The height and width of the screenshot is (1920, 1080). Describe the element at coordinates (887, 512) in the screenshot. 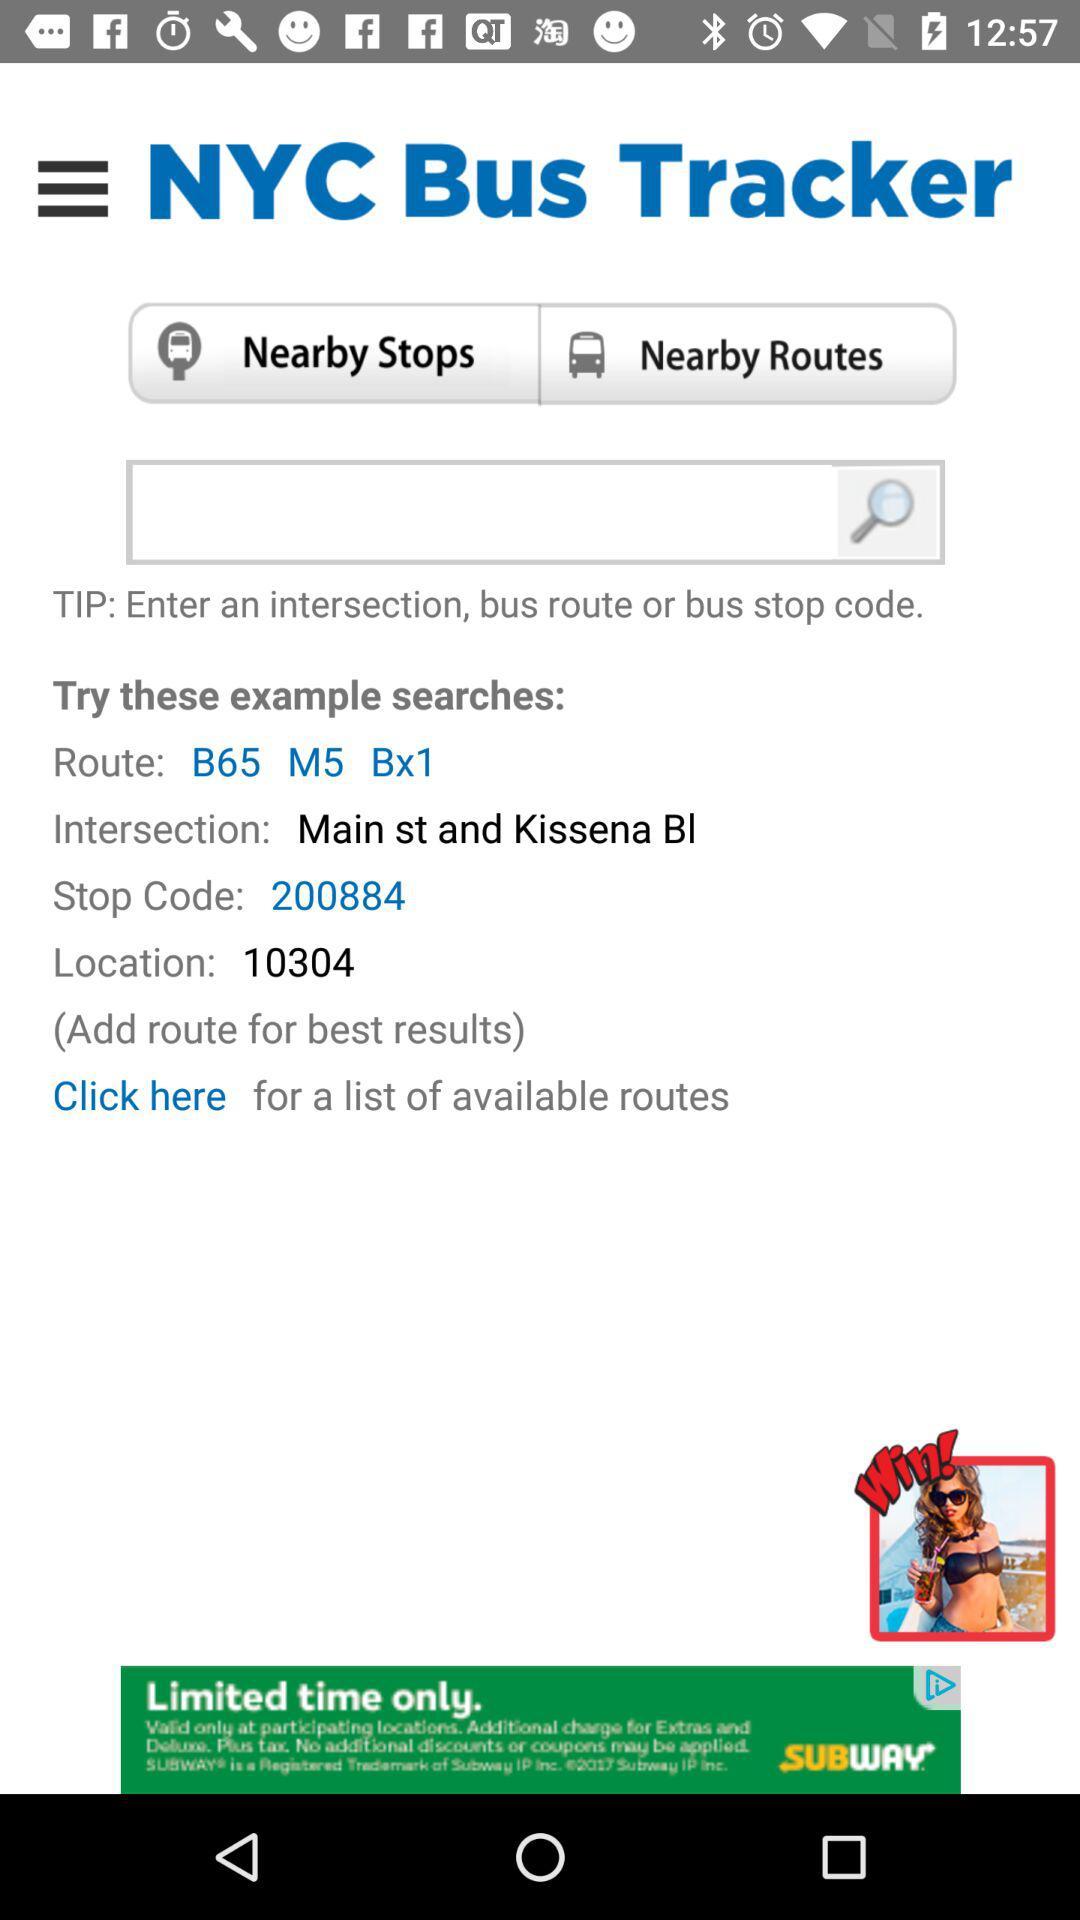

I see `the search icon` at that location.